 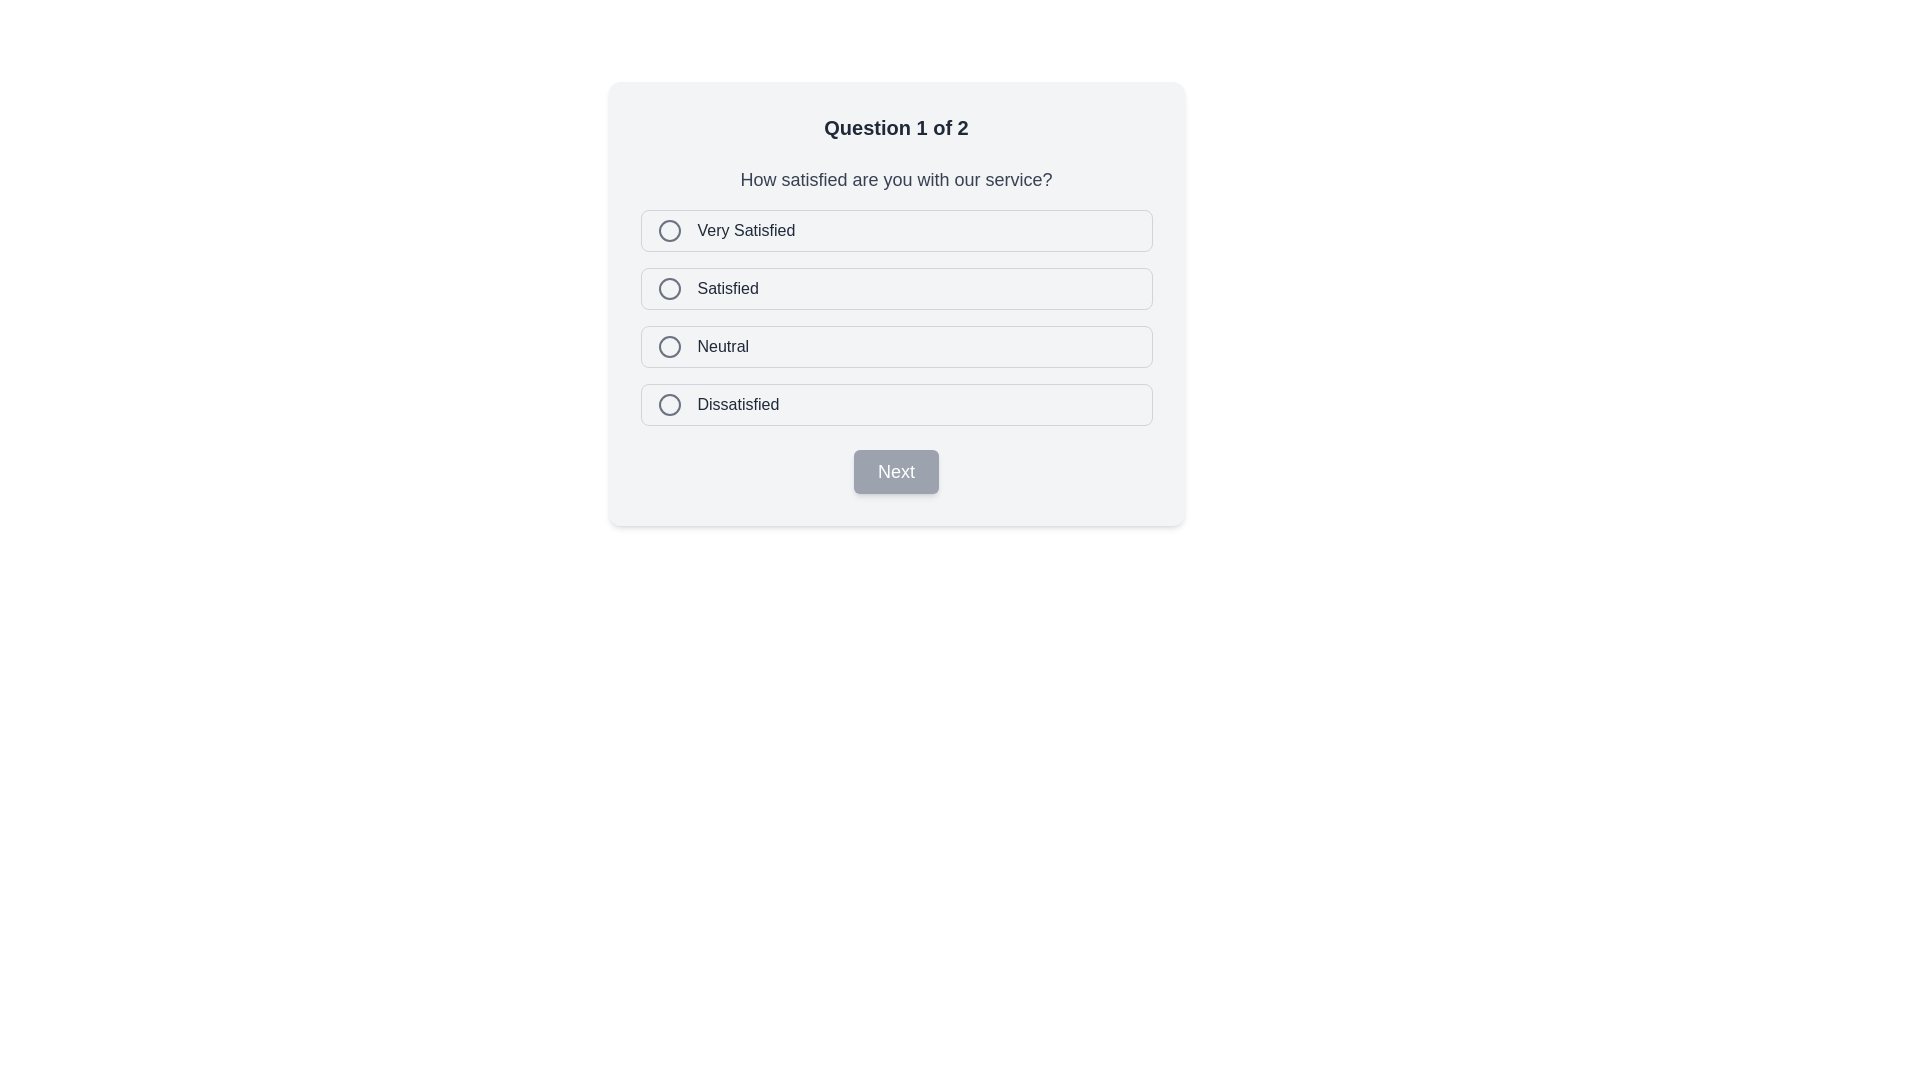 I want to click on the group of radio button options for satisfaction rating, so click(x=895, y=316).